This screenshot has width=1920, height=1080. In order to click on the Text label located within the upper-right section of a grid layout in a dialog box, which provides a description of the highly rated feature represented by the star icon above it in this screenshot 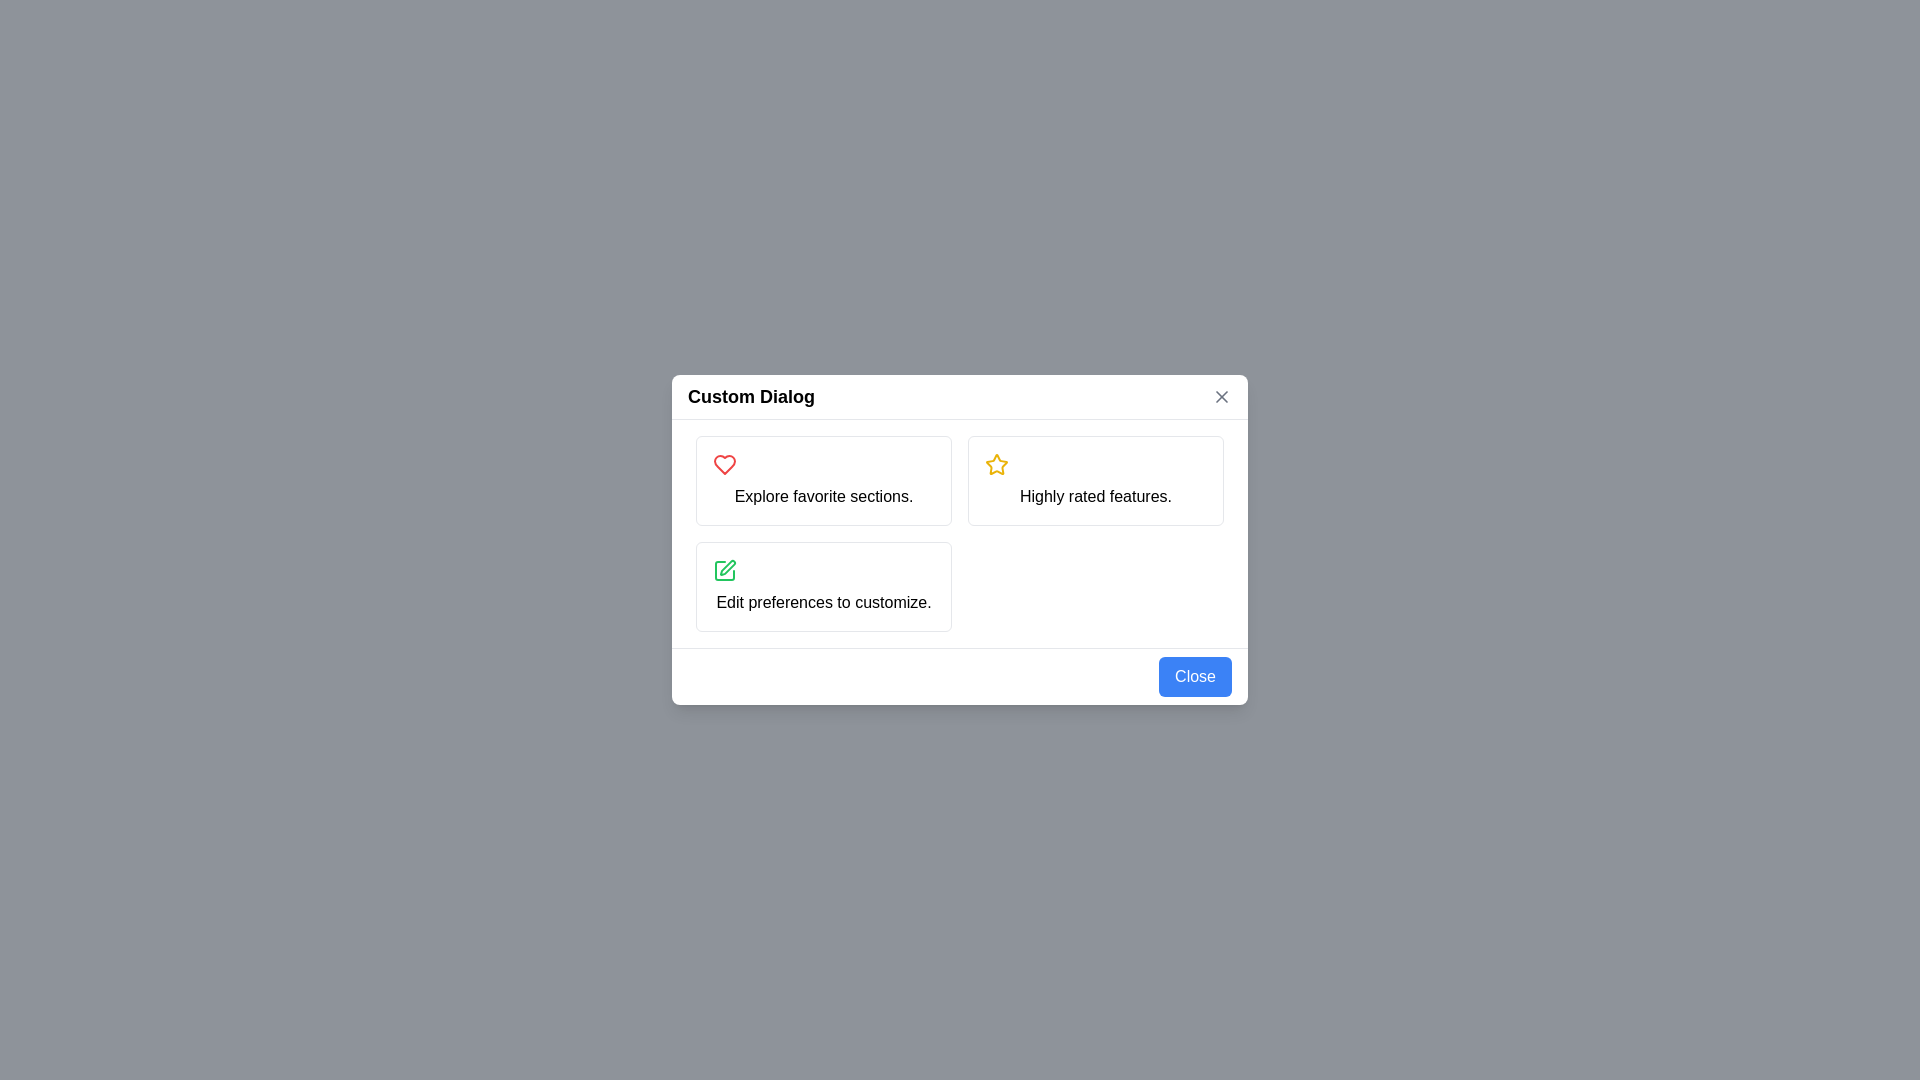, I will do `click(1094, 496)`.